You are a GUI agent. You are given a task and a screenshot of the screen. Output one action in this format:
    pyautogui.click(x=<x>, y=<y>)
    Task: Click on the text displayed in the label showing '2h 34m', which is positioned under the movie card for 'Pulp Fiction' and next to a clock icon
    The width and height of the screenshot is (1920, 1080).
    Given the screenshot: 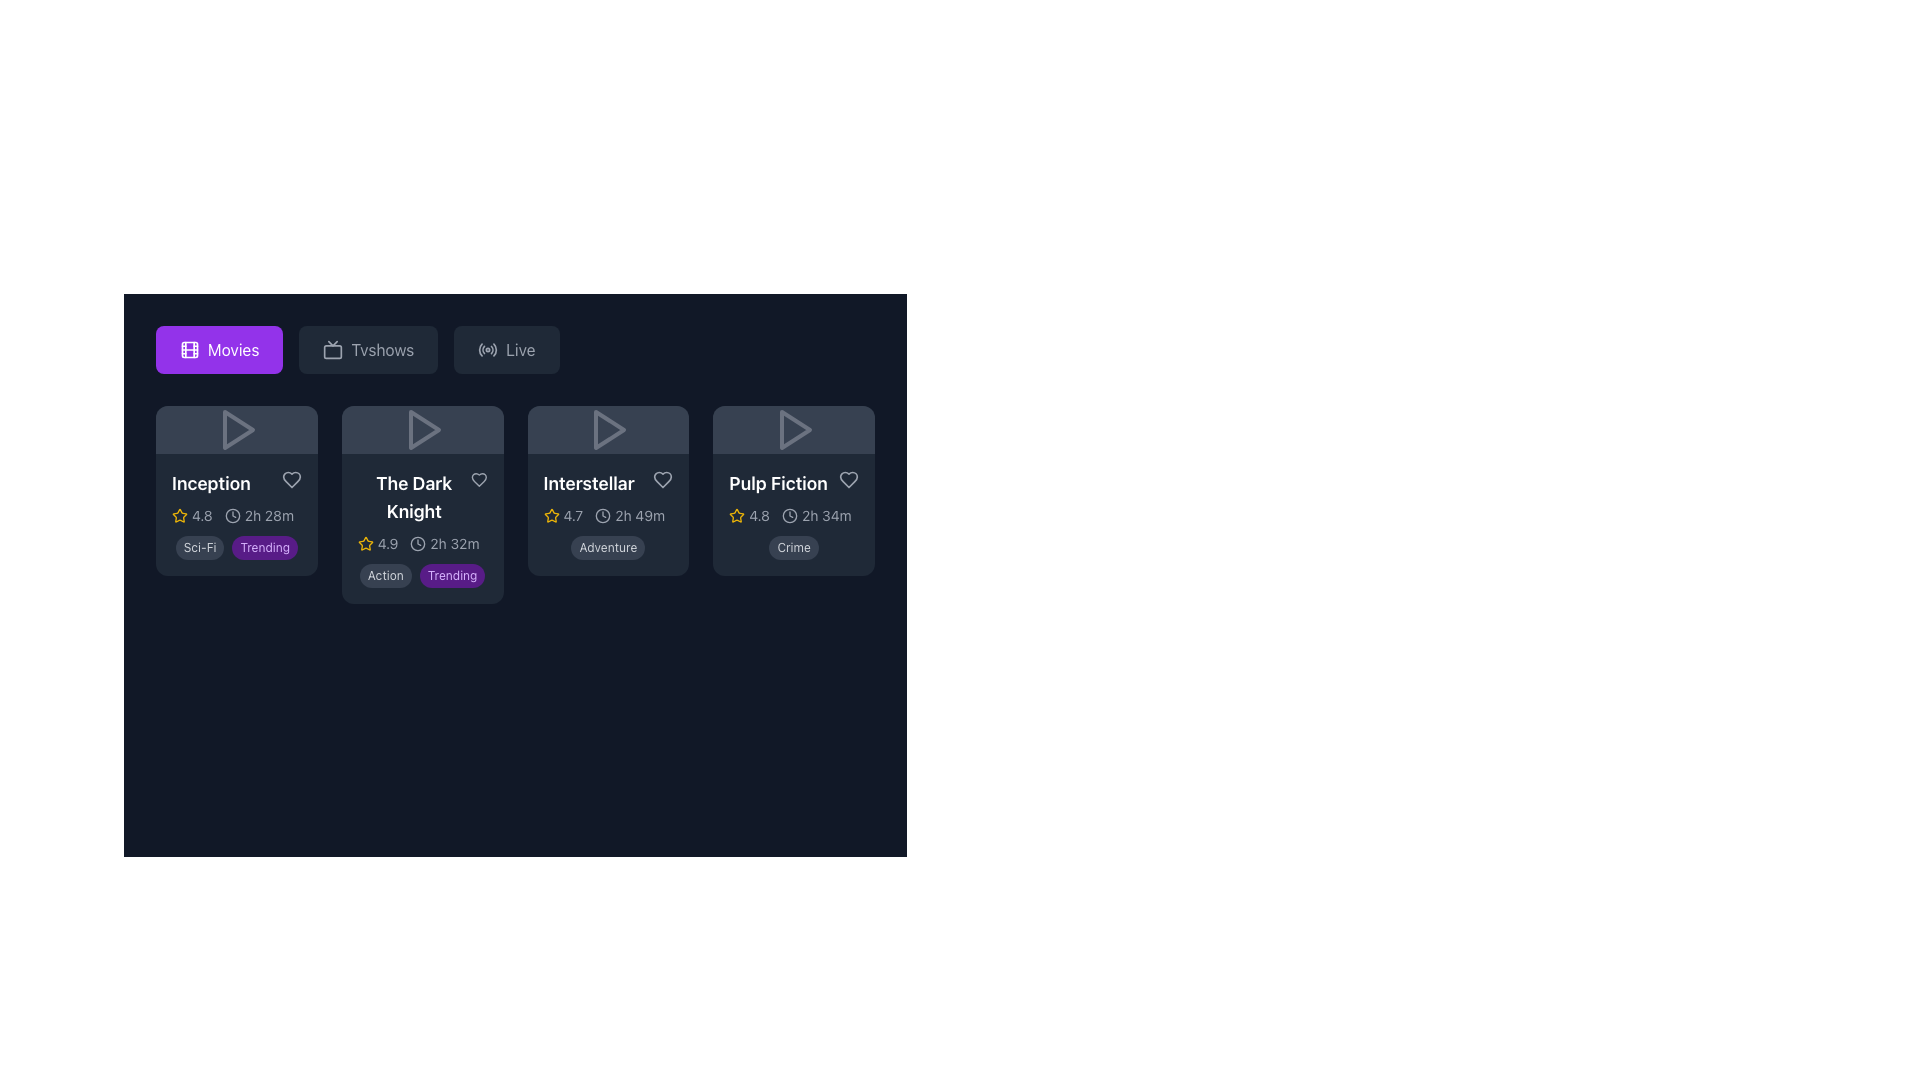 What is the action you would take?
    pyautogui.click(x=826, y=515)
    